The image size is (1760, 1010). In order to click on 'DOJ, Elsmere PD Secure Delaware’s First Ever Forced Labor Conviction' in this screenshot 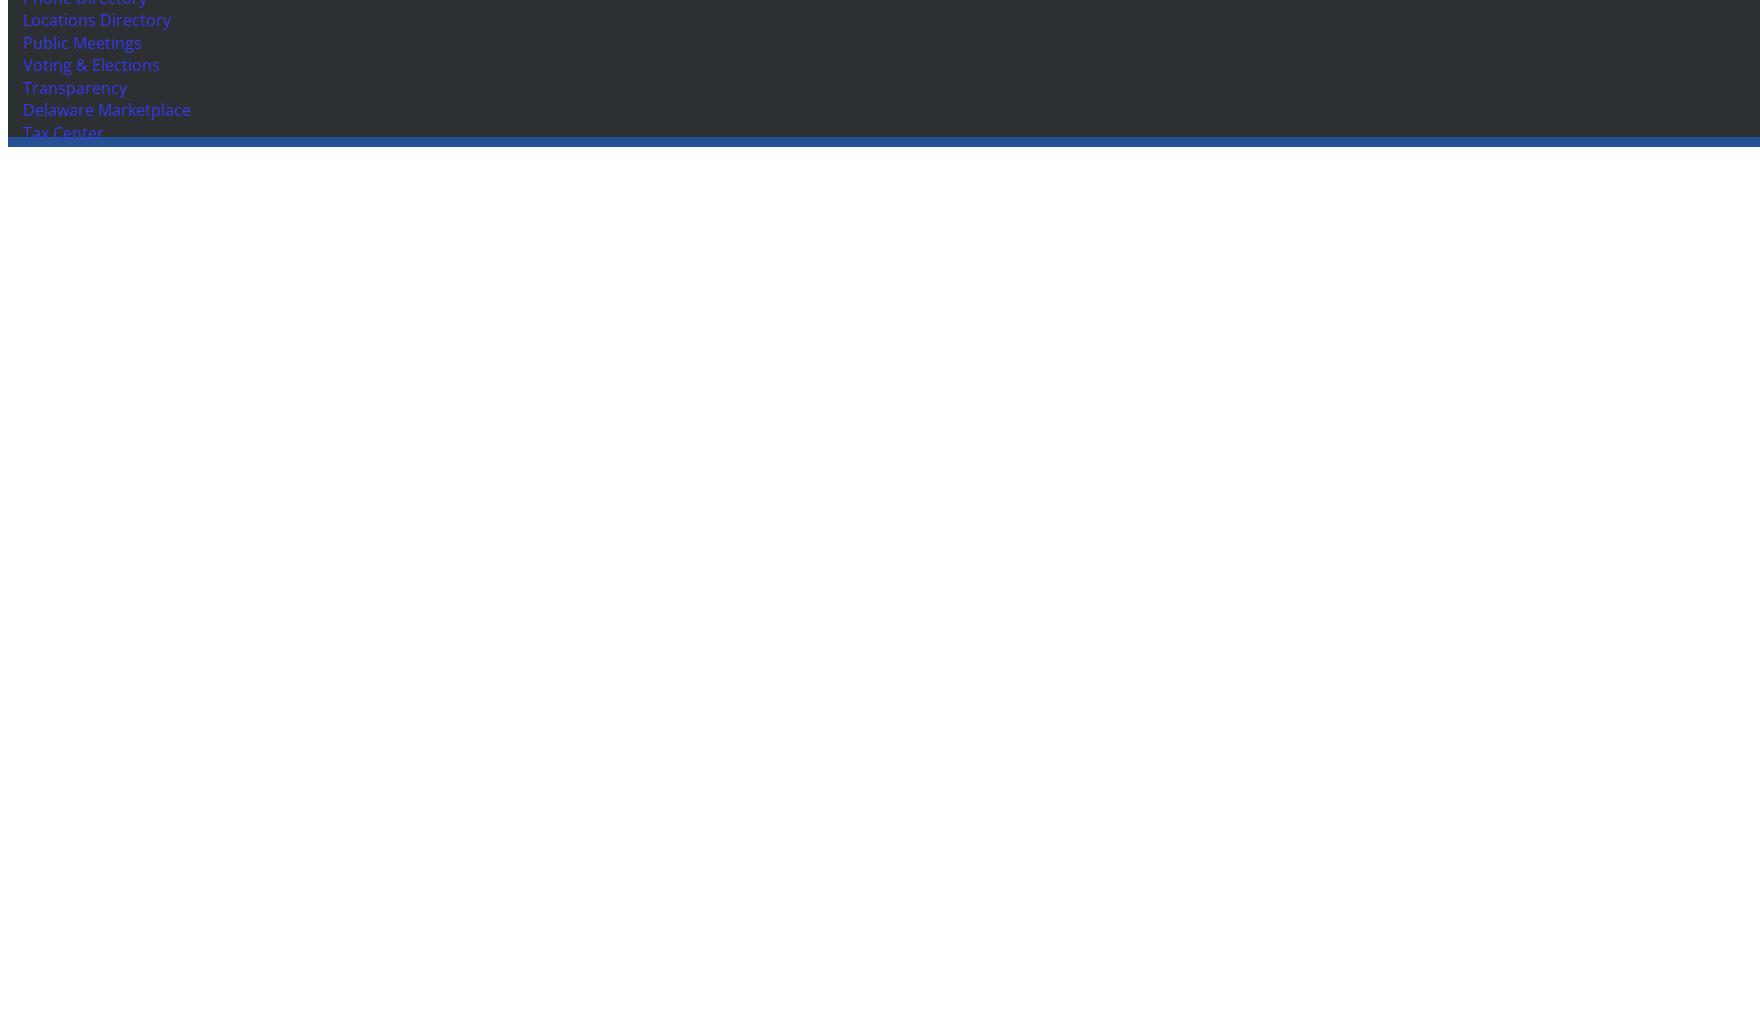, I will do `click(143, 342)`.